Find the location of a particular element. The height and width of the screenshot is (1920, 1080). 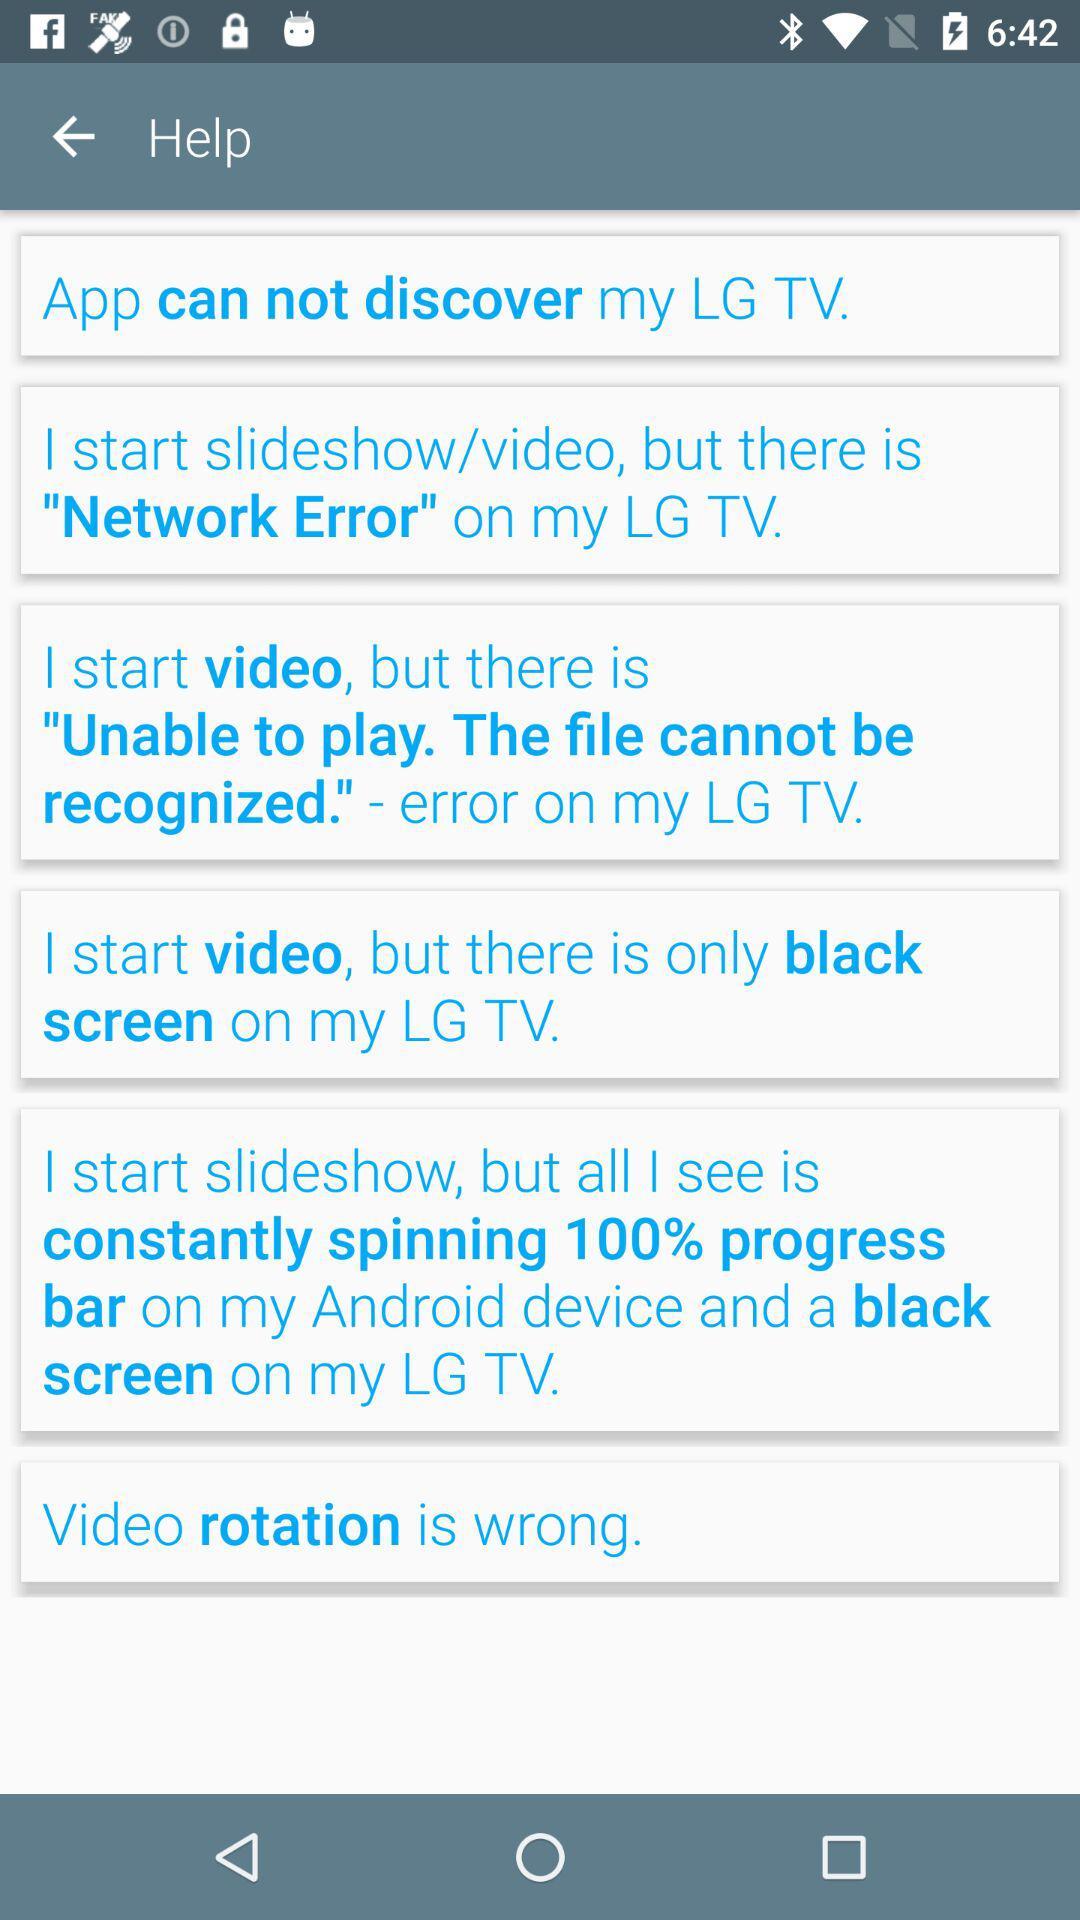

item to the left of the help is located at coordinates (72, 135).